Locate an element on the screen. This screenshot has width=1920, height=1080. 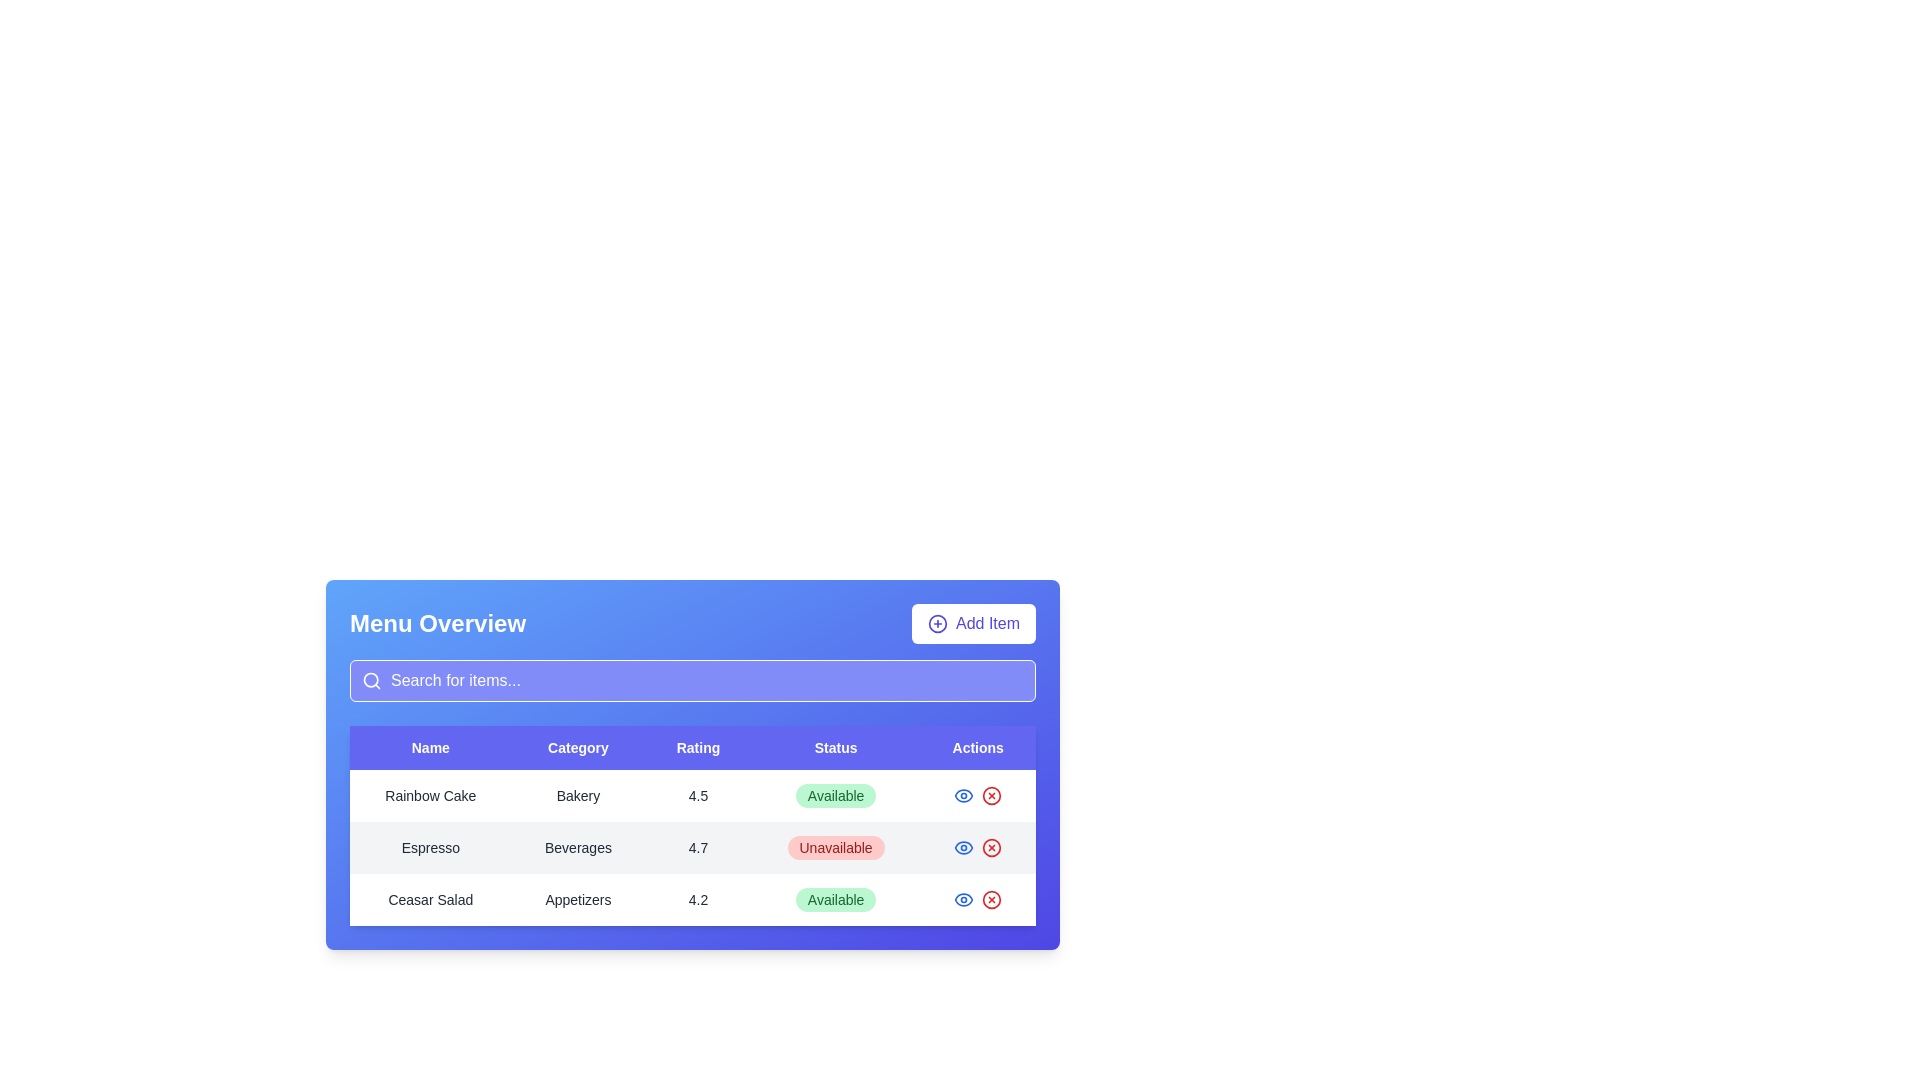
the Text label indicating the category of the menu item under 'Ceasar Salad', which is located in the second cell of the 'Category' column in the table is located at coordinates (577, 898).